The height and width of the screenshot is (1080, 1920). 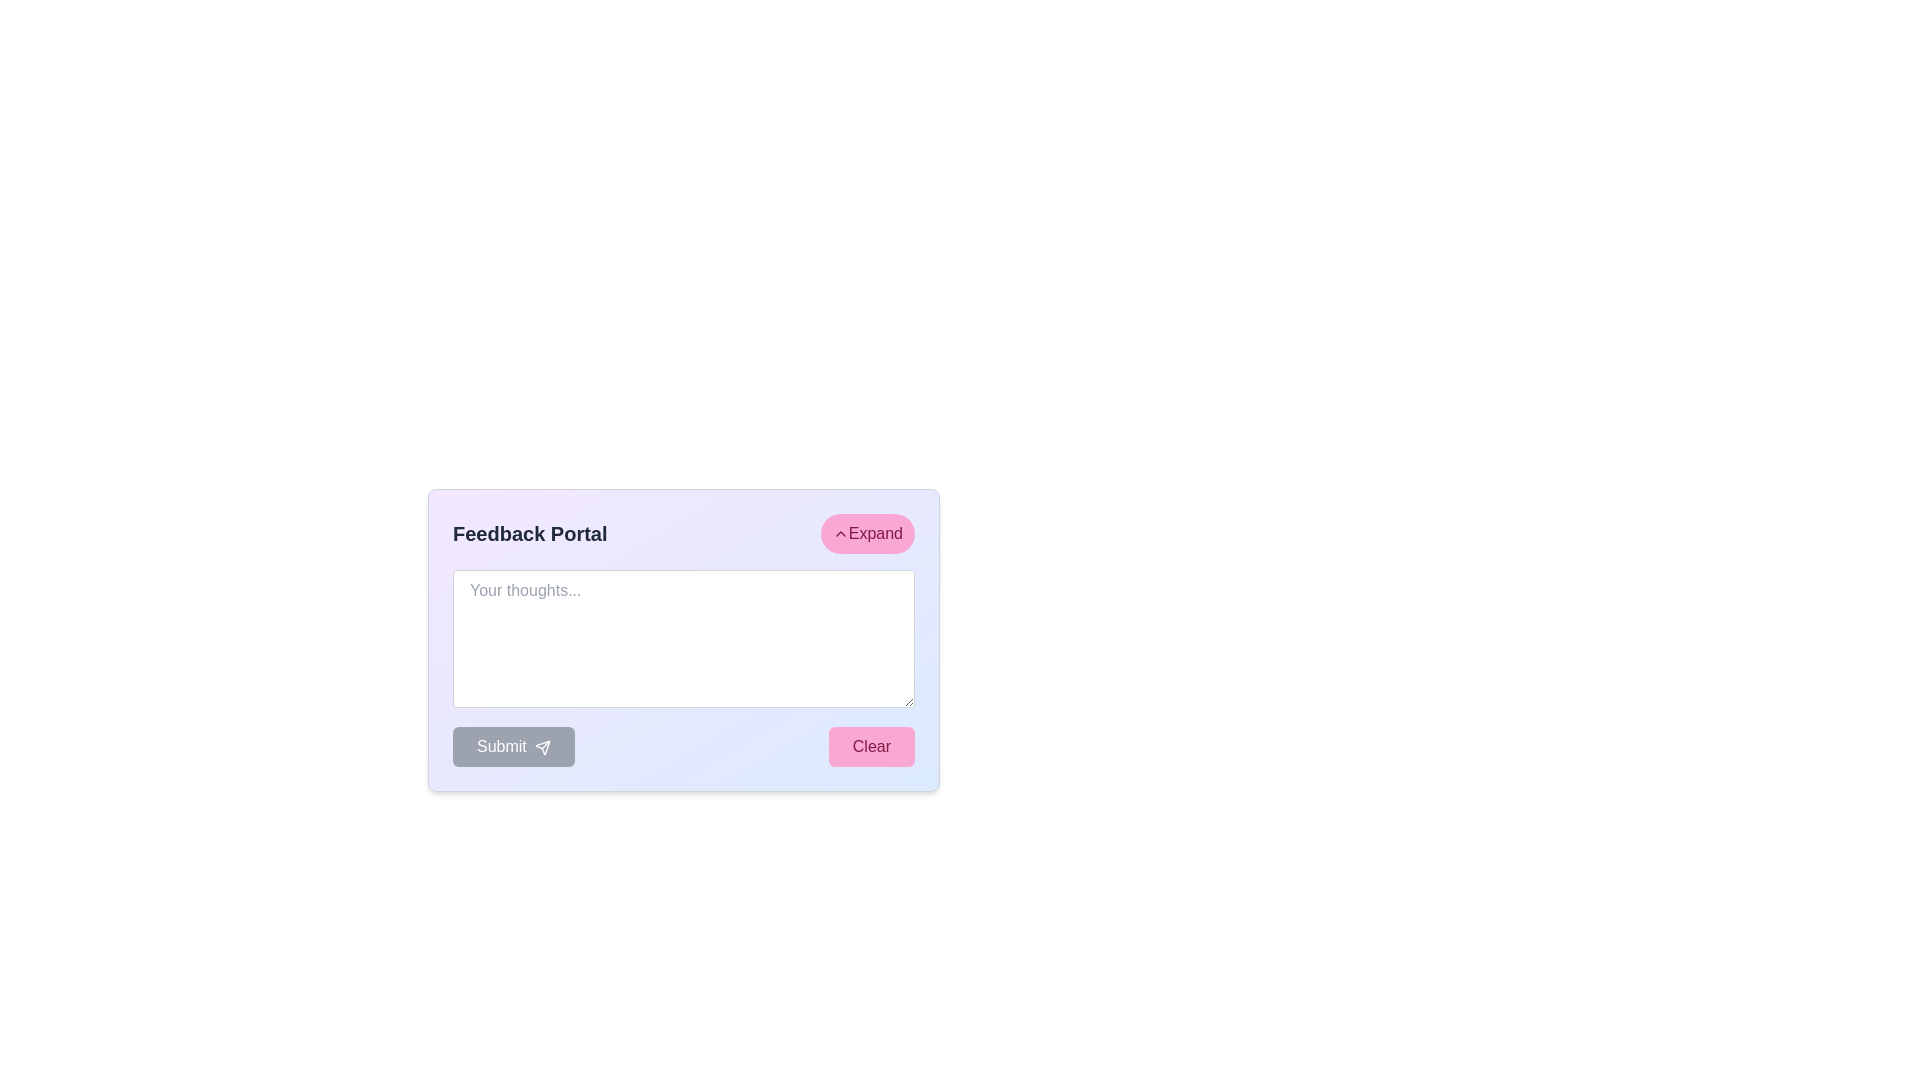 What do you see at coordinates (871, 747) in the screenshot?
I see `the 'Clear' button located at the bottom-right corner of the feedback form to reset the form fields` at bounding box center [871, 747].